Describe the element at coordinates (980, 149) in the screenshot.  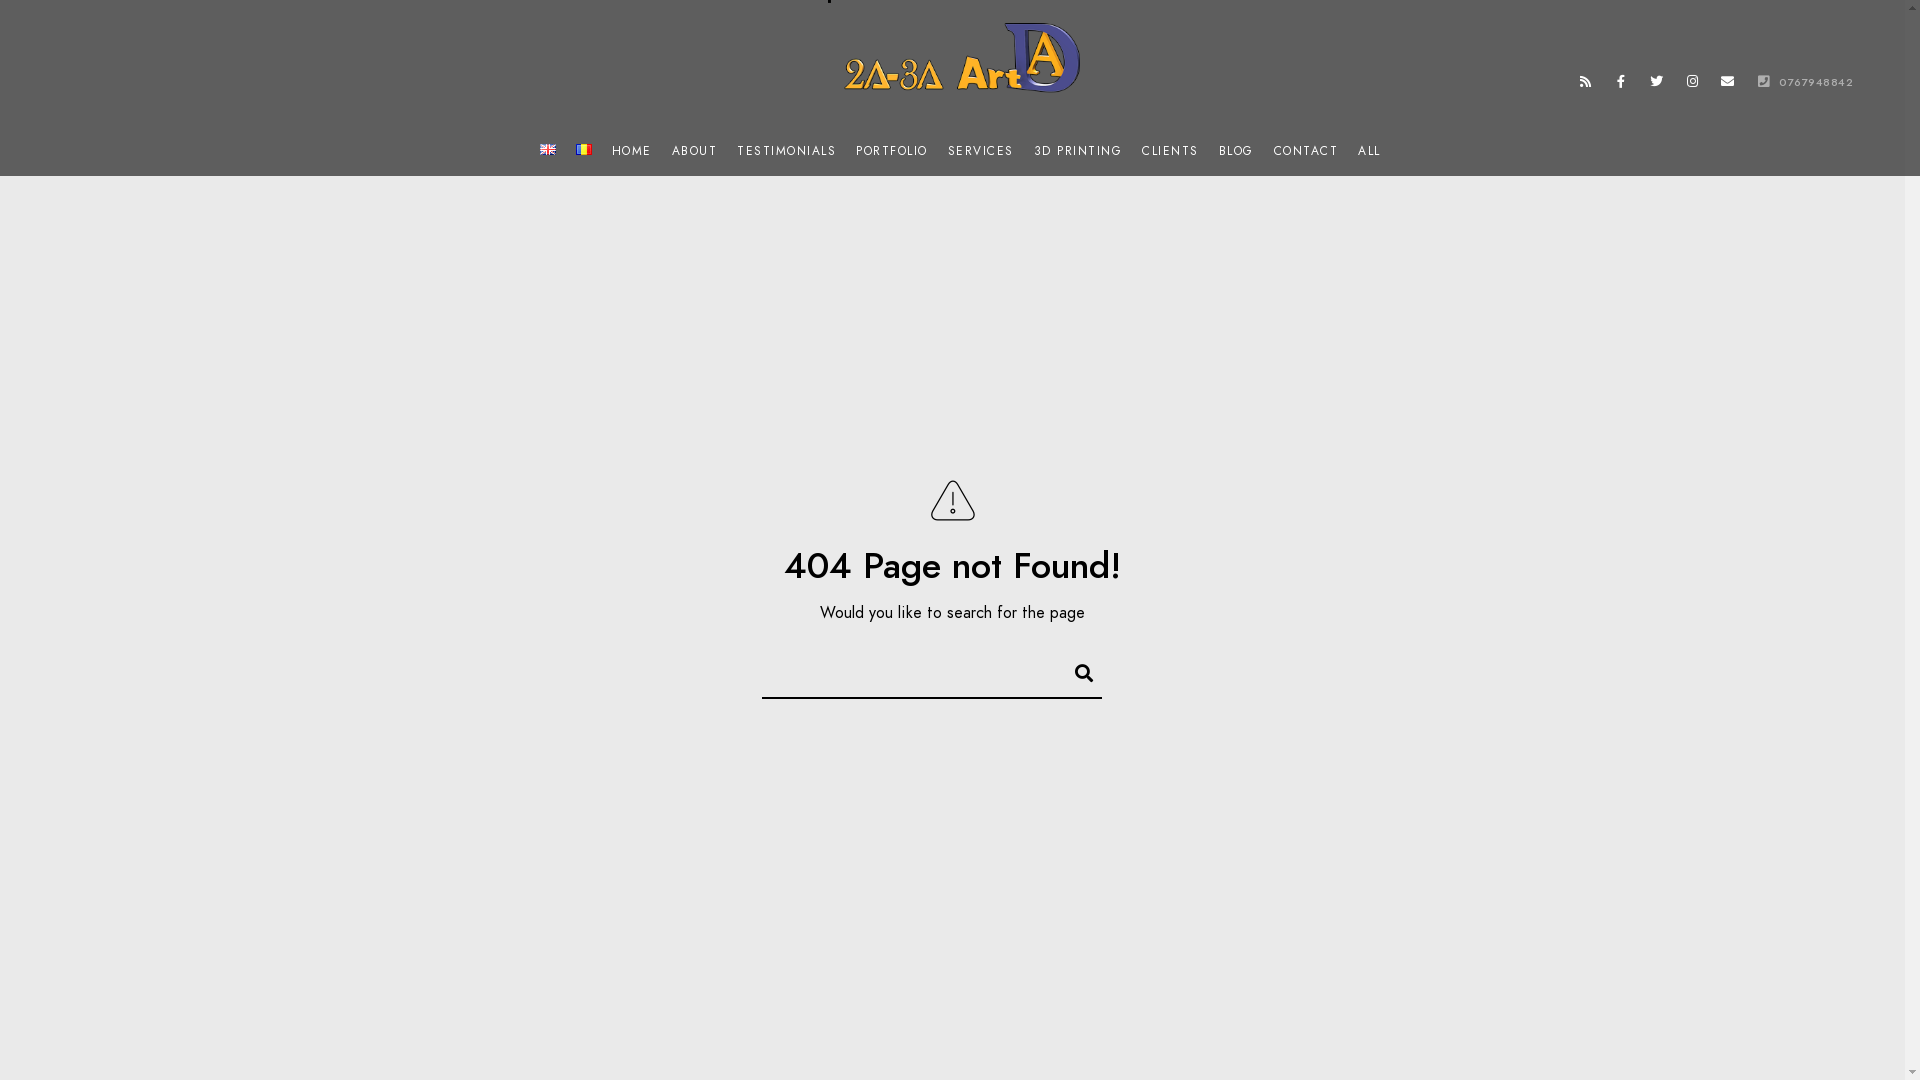
I see `'SERVICES'` at that location.